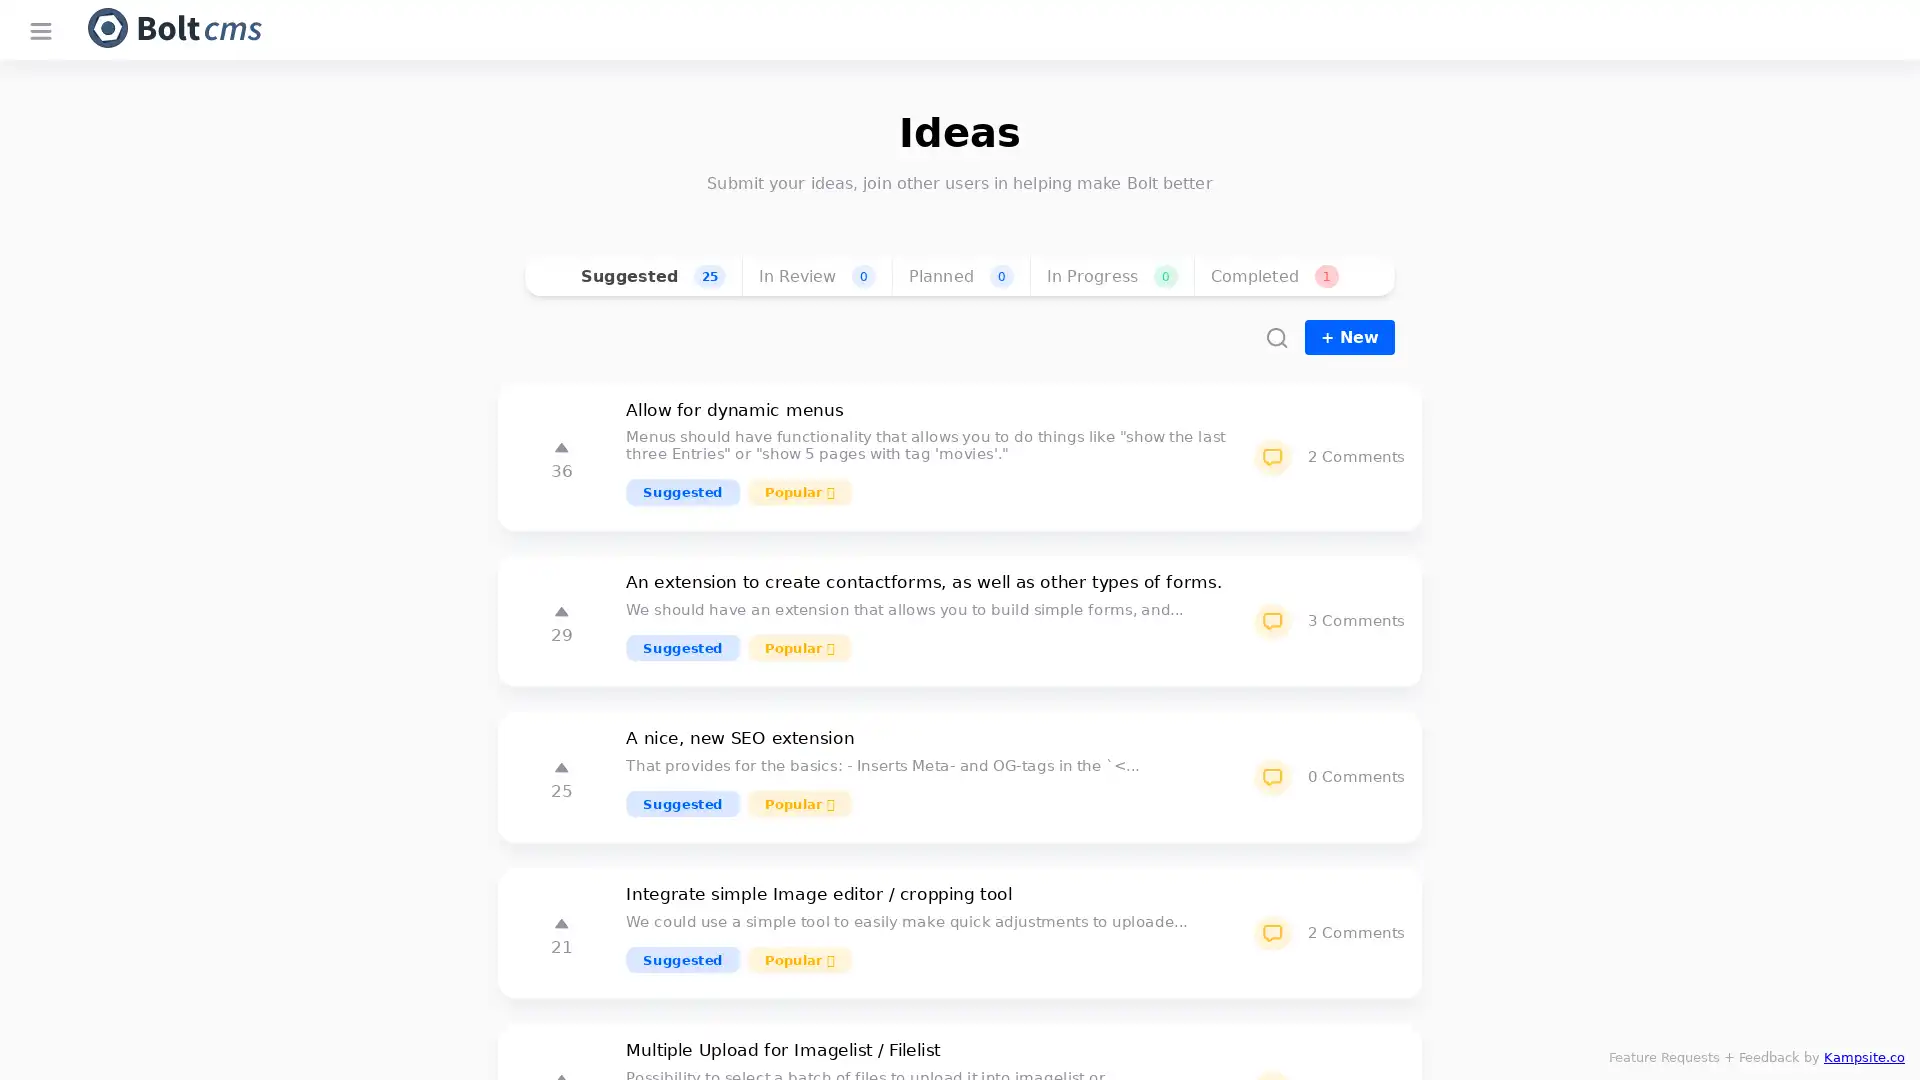  What do you see at coordinates (1349, 336) in the screenshot?
I see `+ New` at bounding box center [1349, 336].